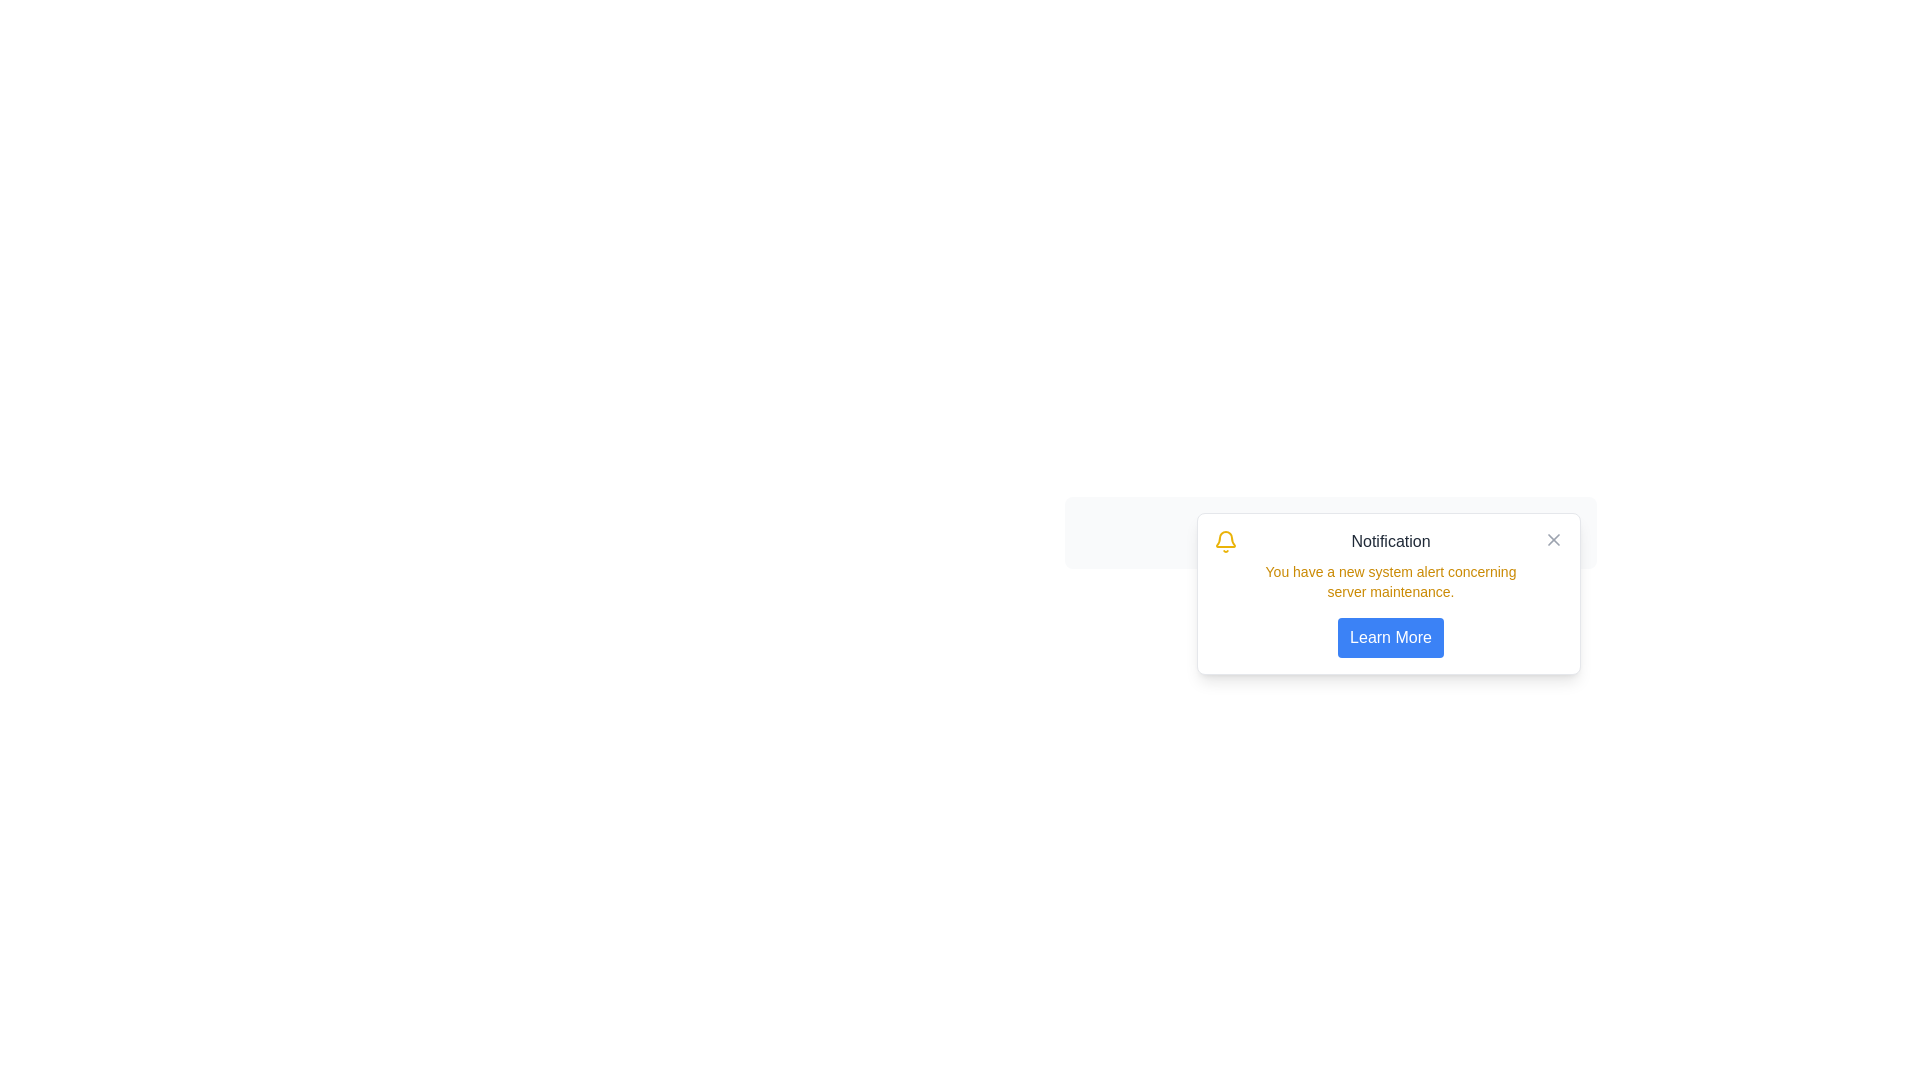  Describe the element at coordinates (1224, 542) in the screenshot. I see `the bell icon located at the top-left of the notification card, which indicates alert or notification content` at that location.